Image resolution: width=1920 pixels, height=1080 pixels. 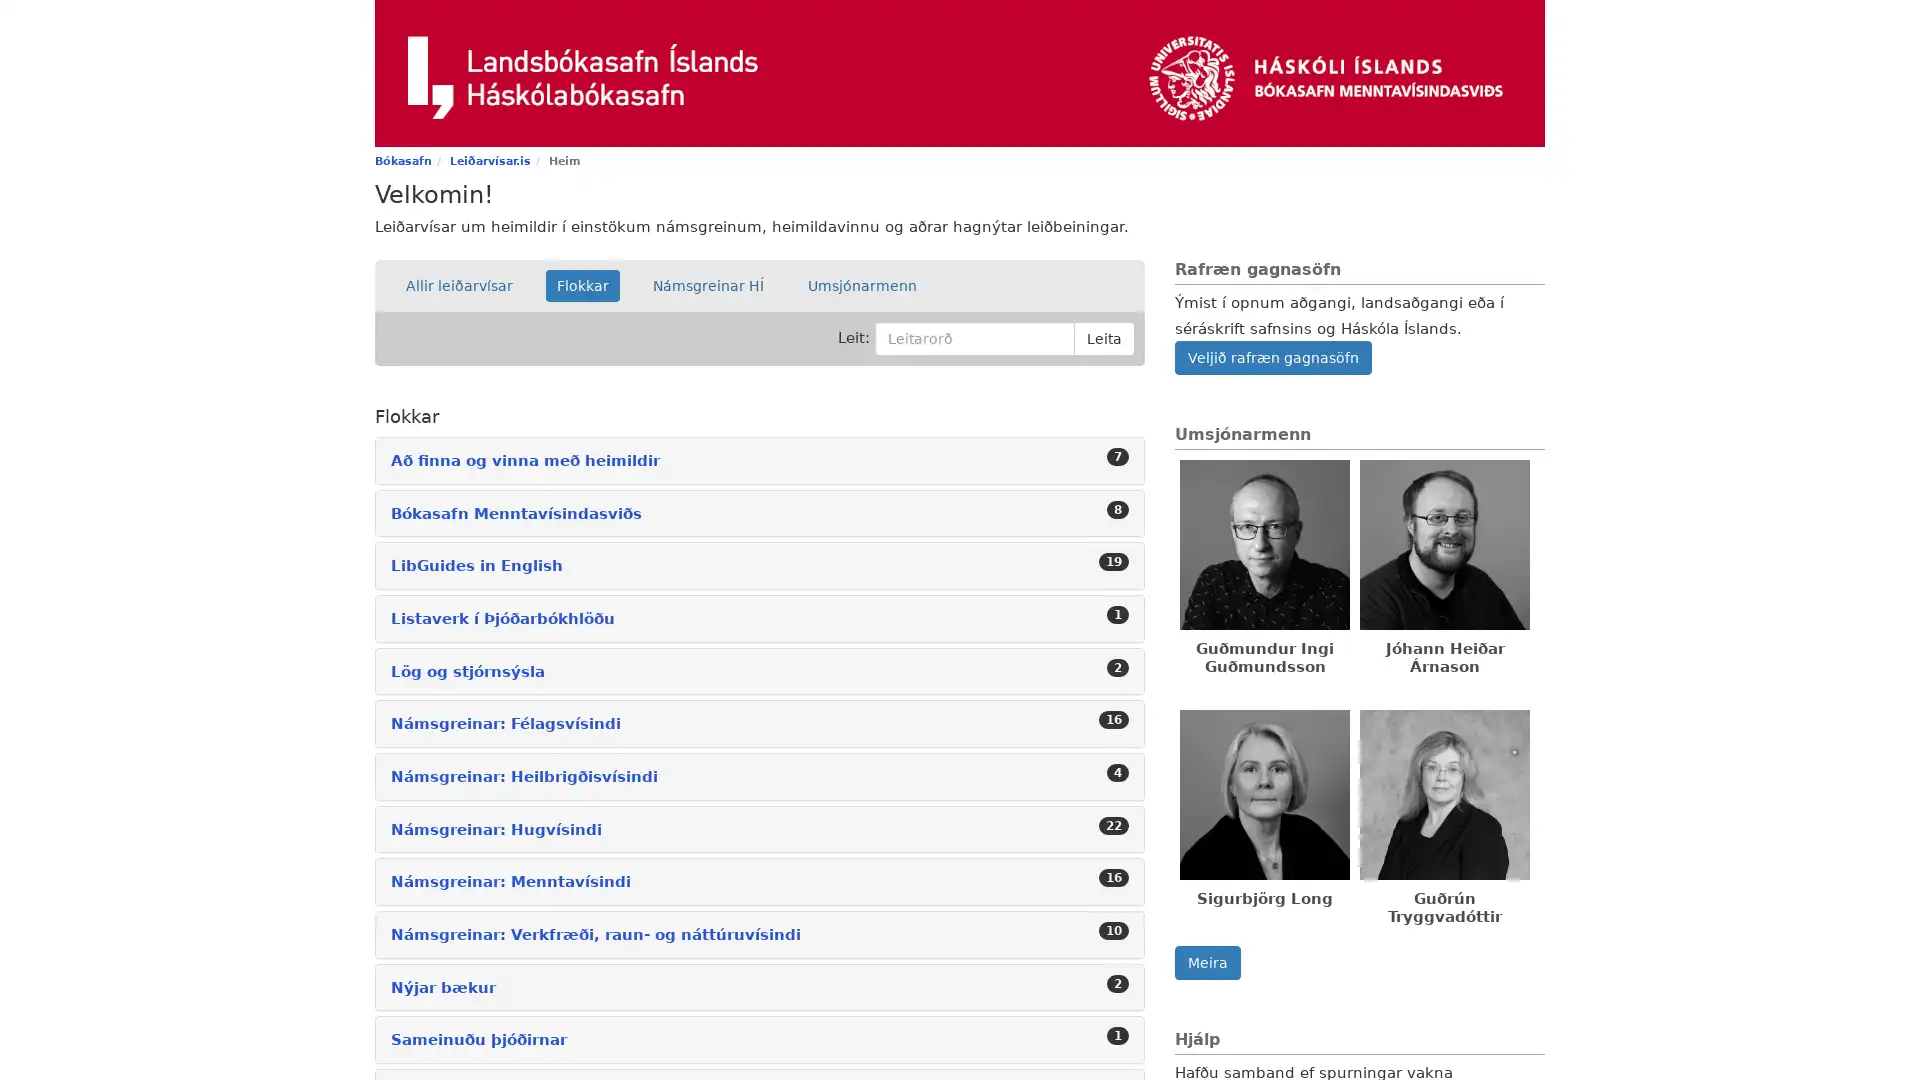 I want to click on Namsgreinar HI, so click(x=708, y=285).